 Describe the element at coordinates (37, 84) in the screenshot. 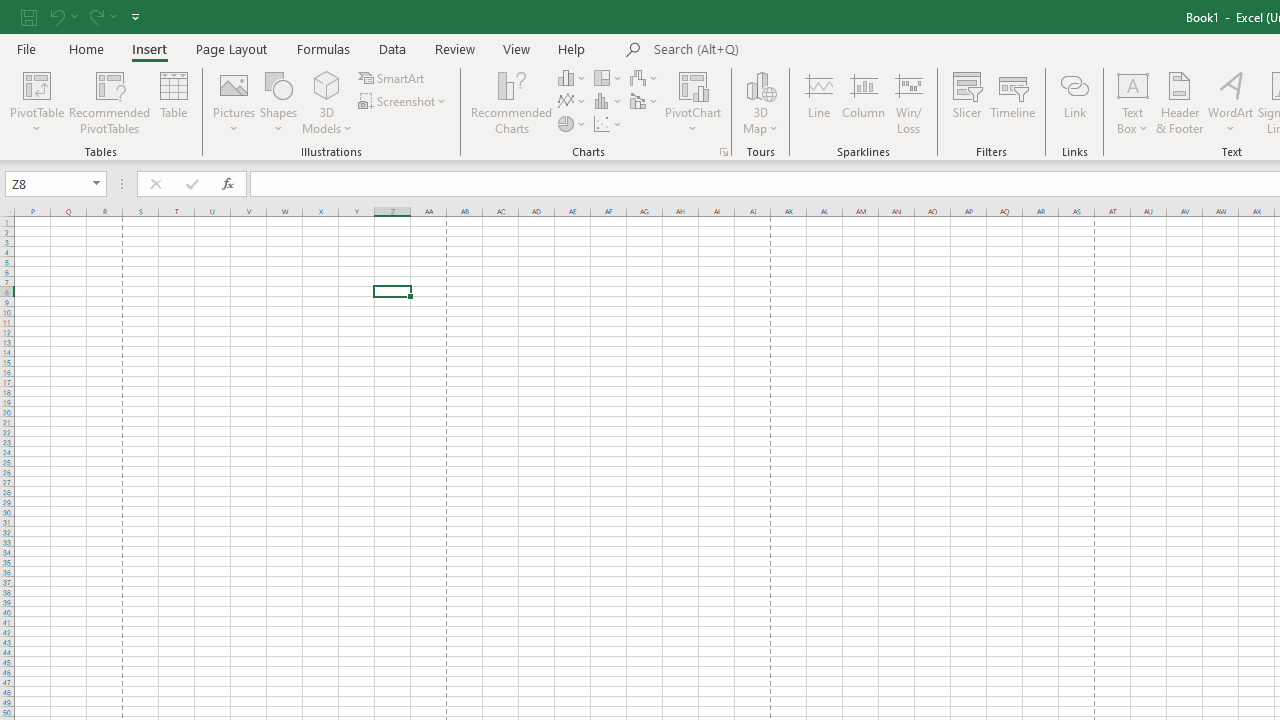

I see `'PivotTable'` at that location.